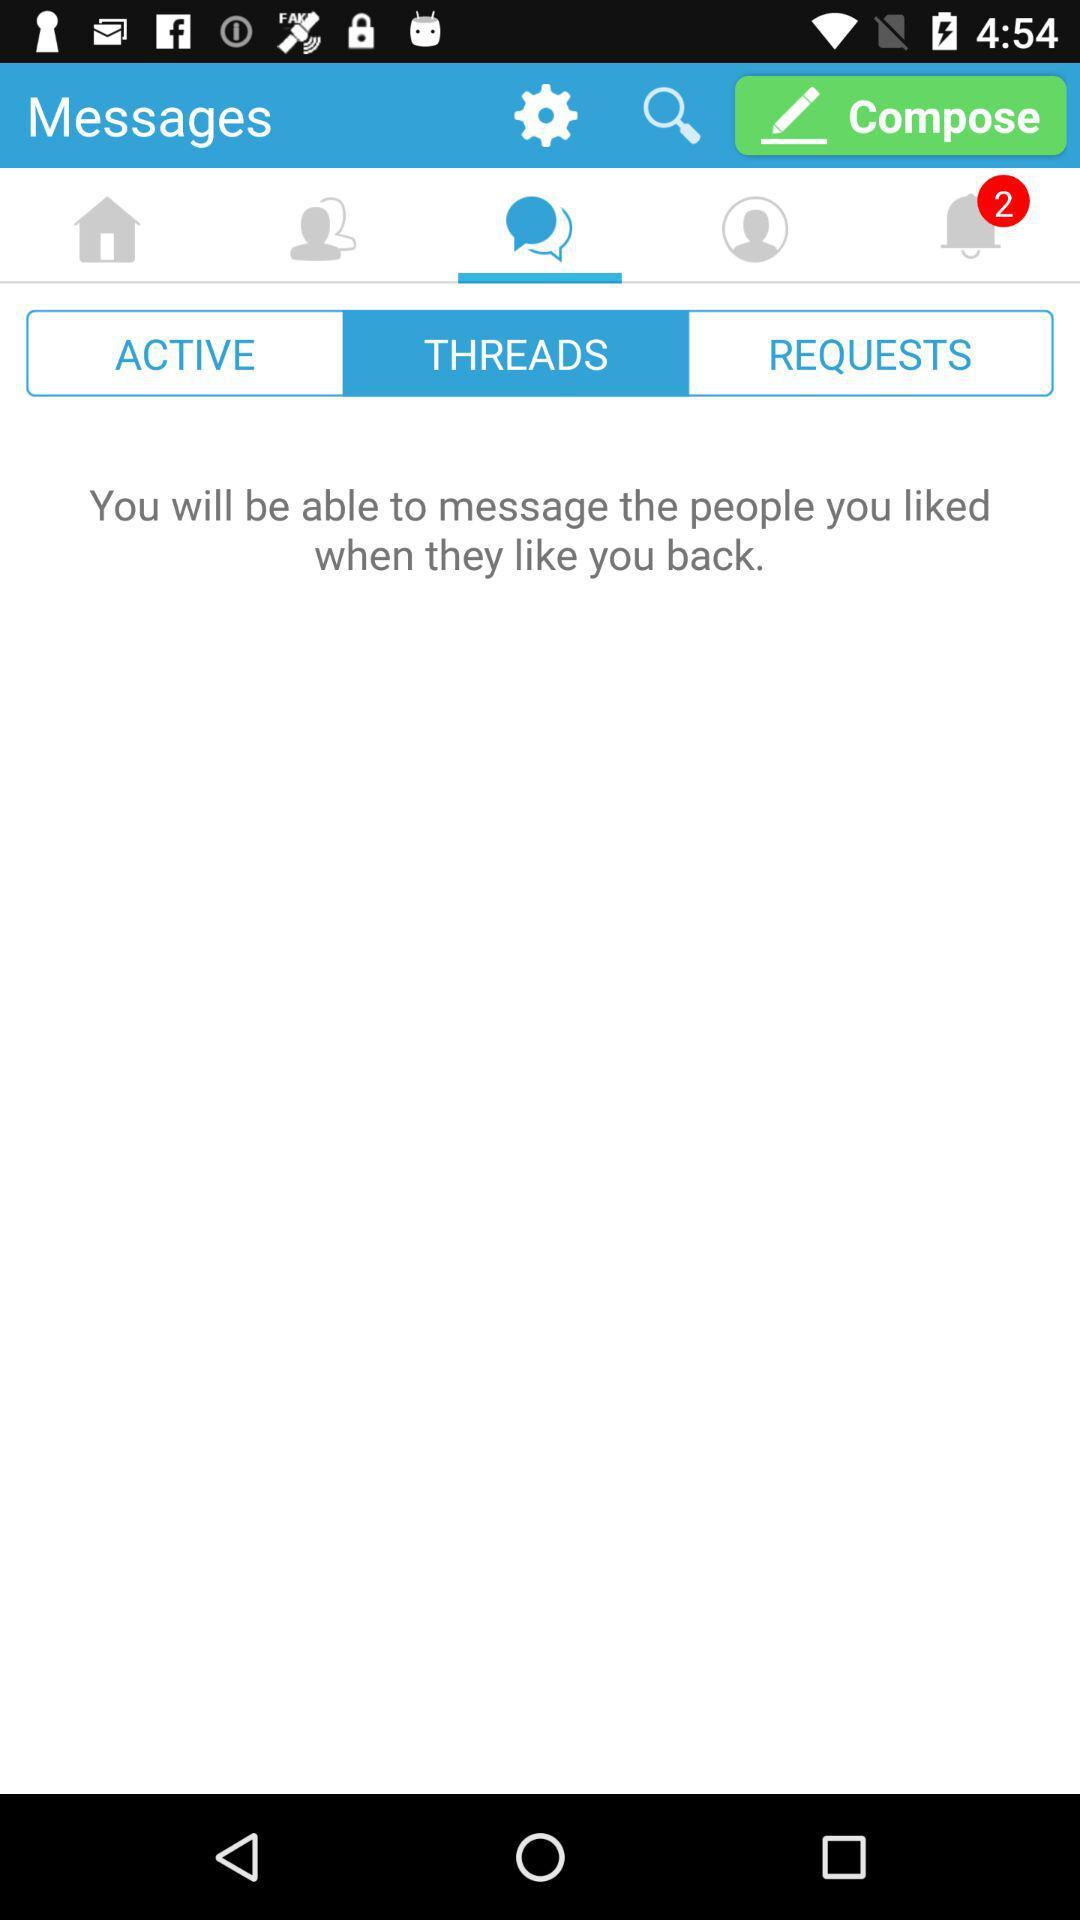 The width and height of the screenshot is (1080, 1920). I want to click on requests item, so click(869, 353).